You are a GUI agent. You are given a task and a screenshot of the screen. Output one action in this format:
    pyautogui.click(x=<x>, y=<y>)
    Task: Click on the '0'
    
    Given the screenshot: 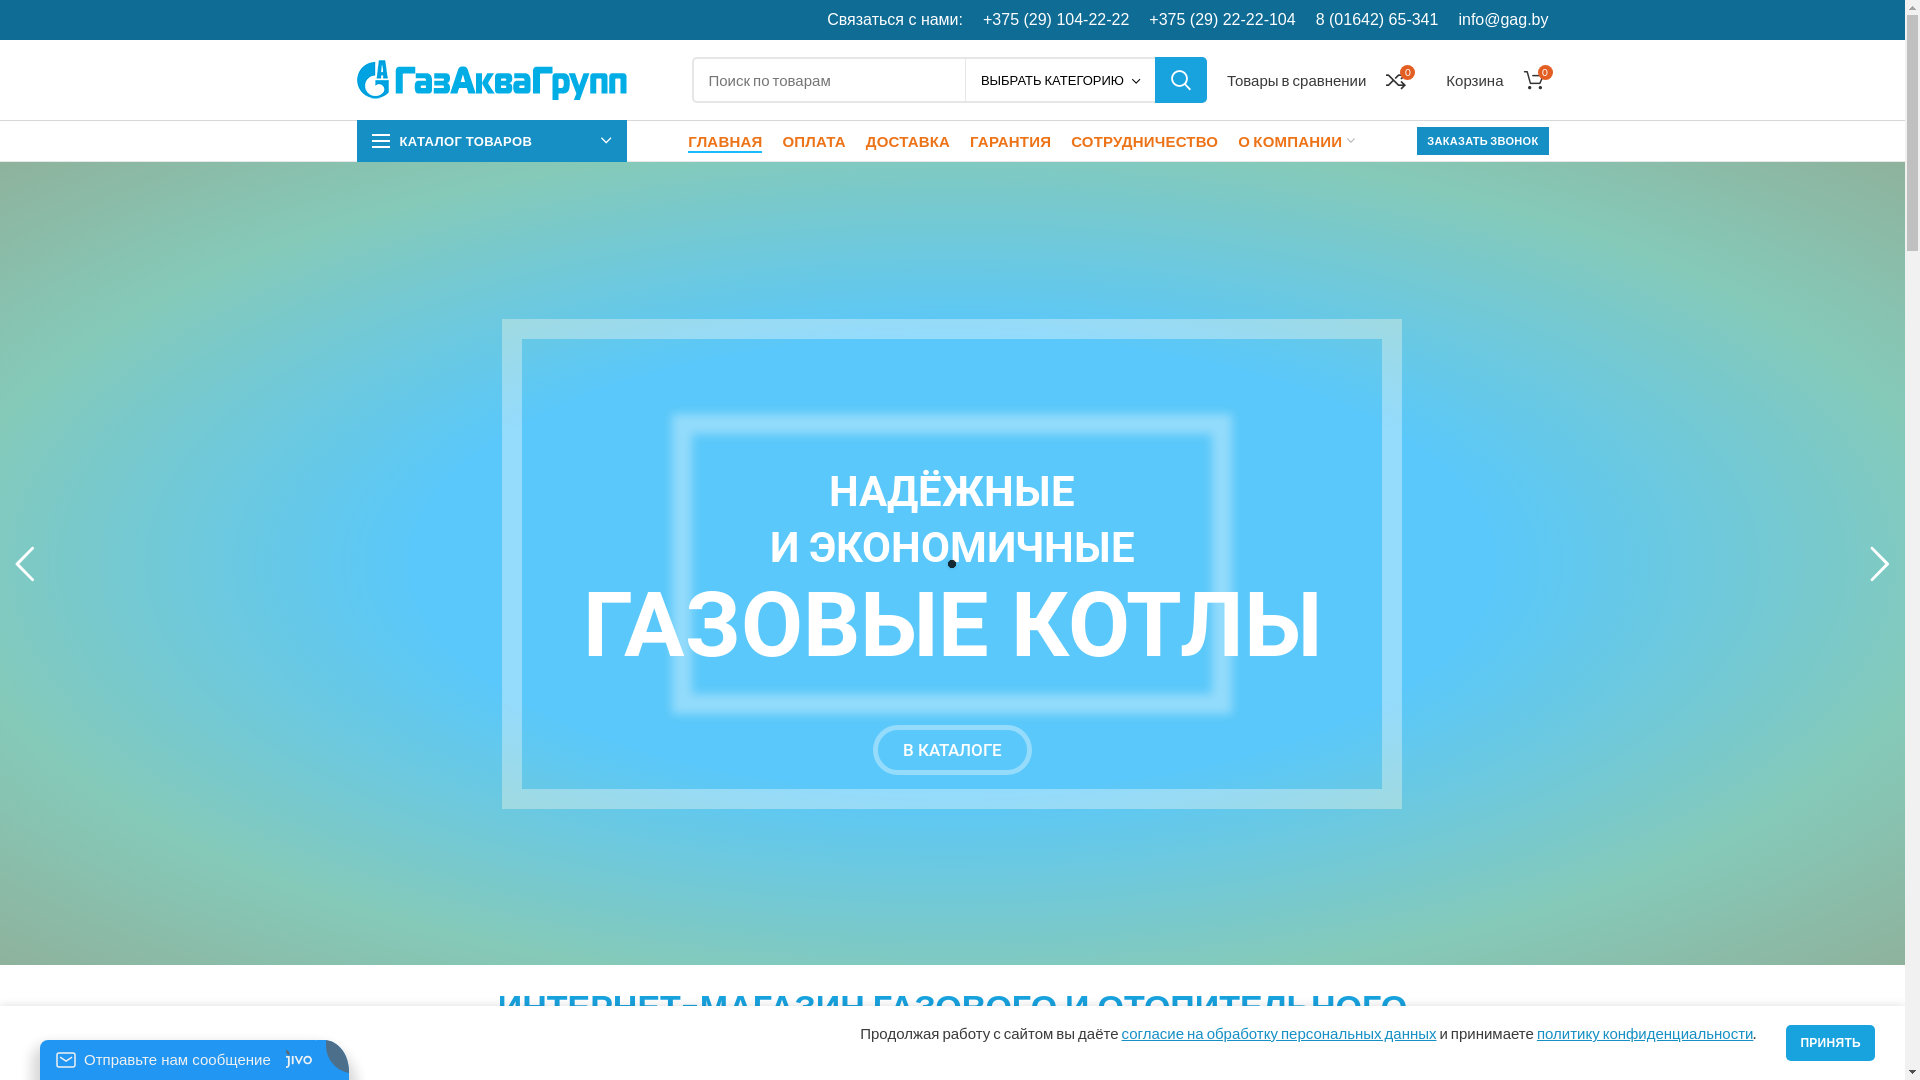 What is the action you would take?
    pyautogui.click(x=1395, y=79)
    